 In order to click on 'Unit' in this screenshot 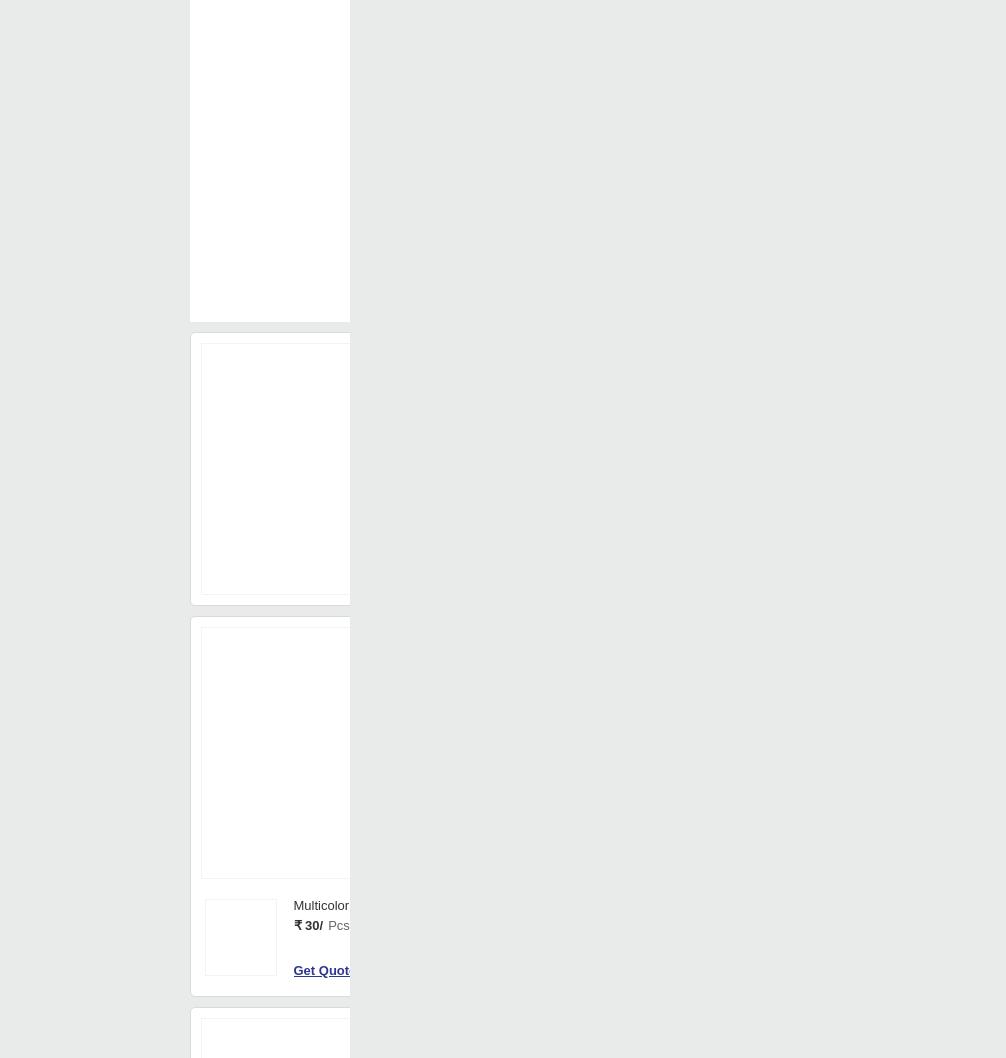, I will do `click(541, 668)`.